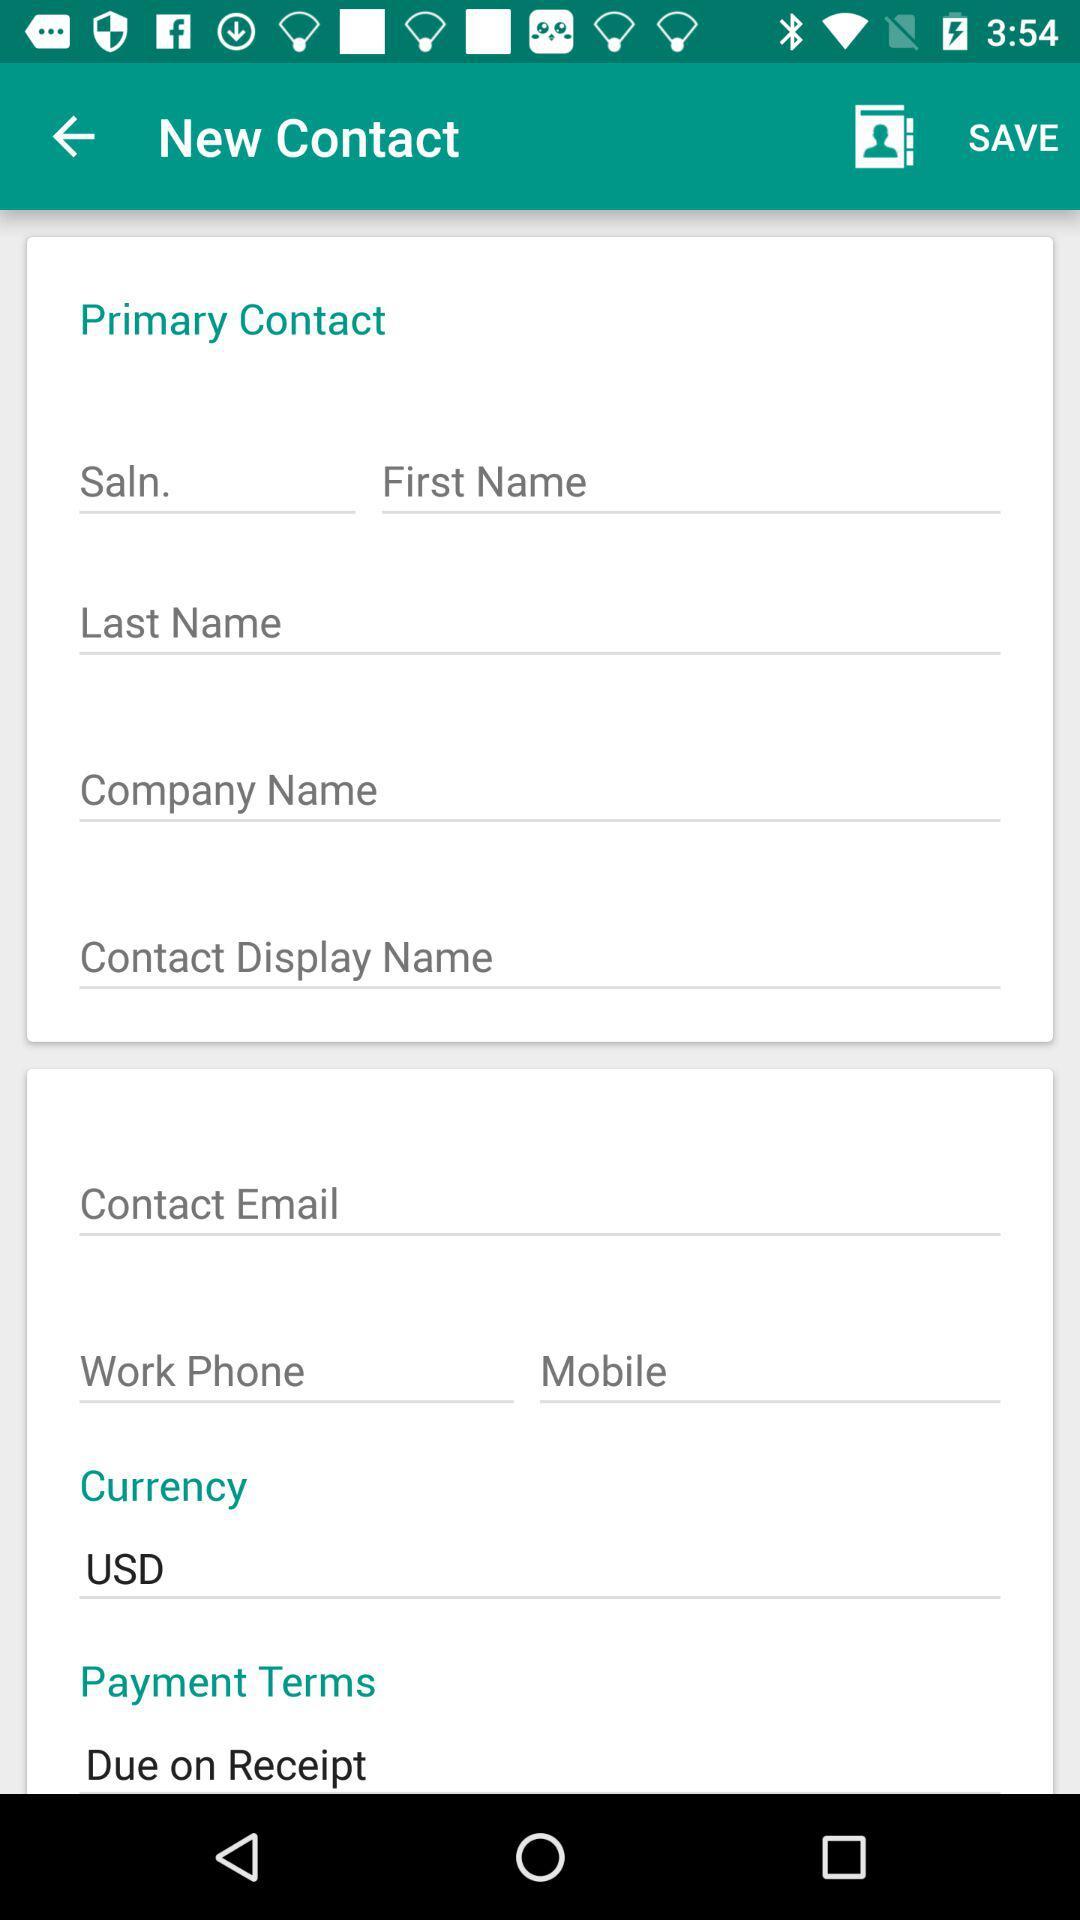 Image resolution: width=1080 pixels, height=1920 pixels. I want to click on the text field on the second line of the screen last name, so click(540, 611).